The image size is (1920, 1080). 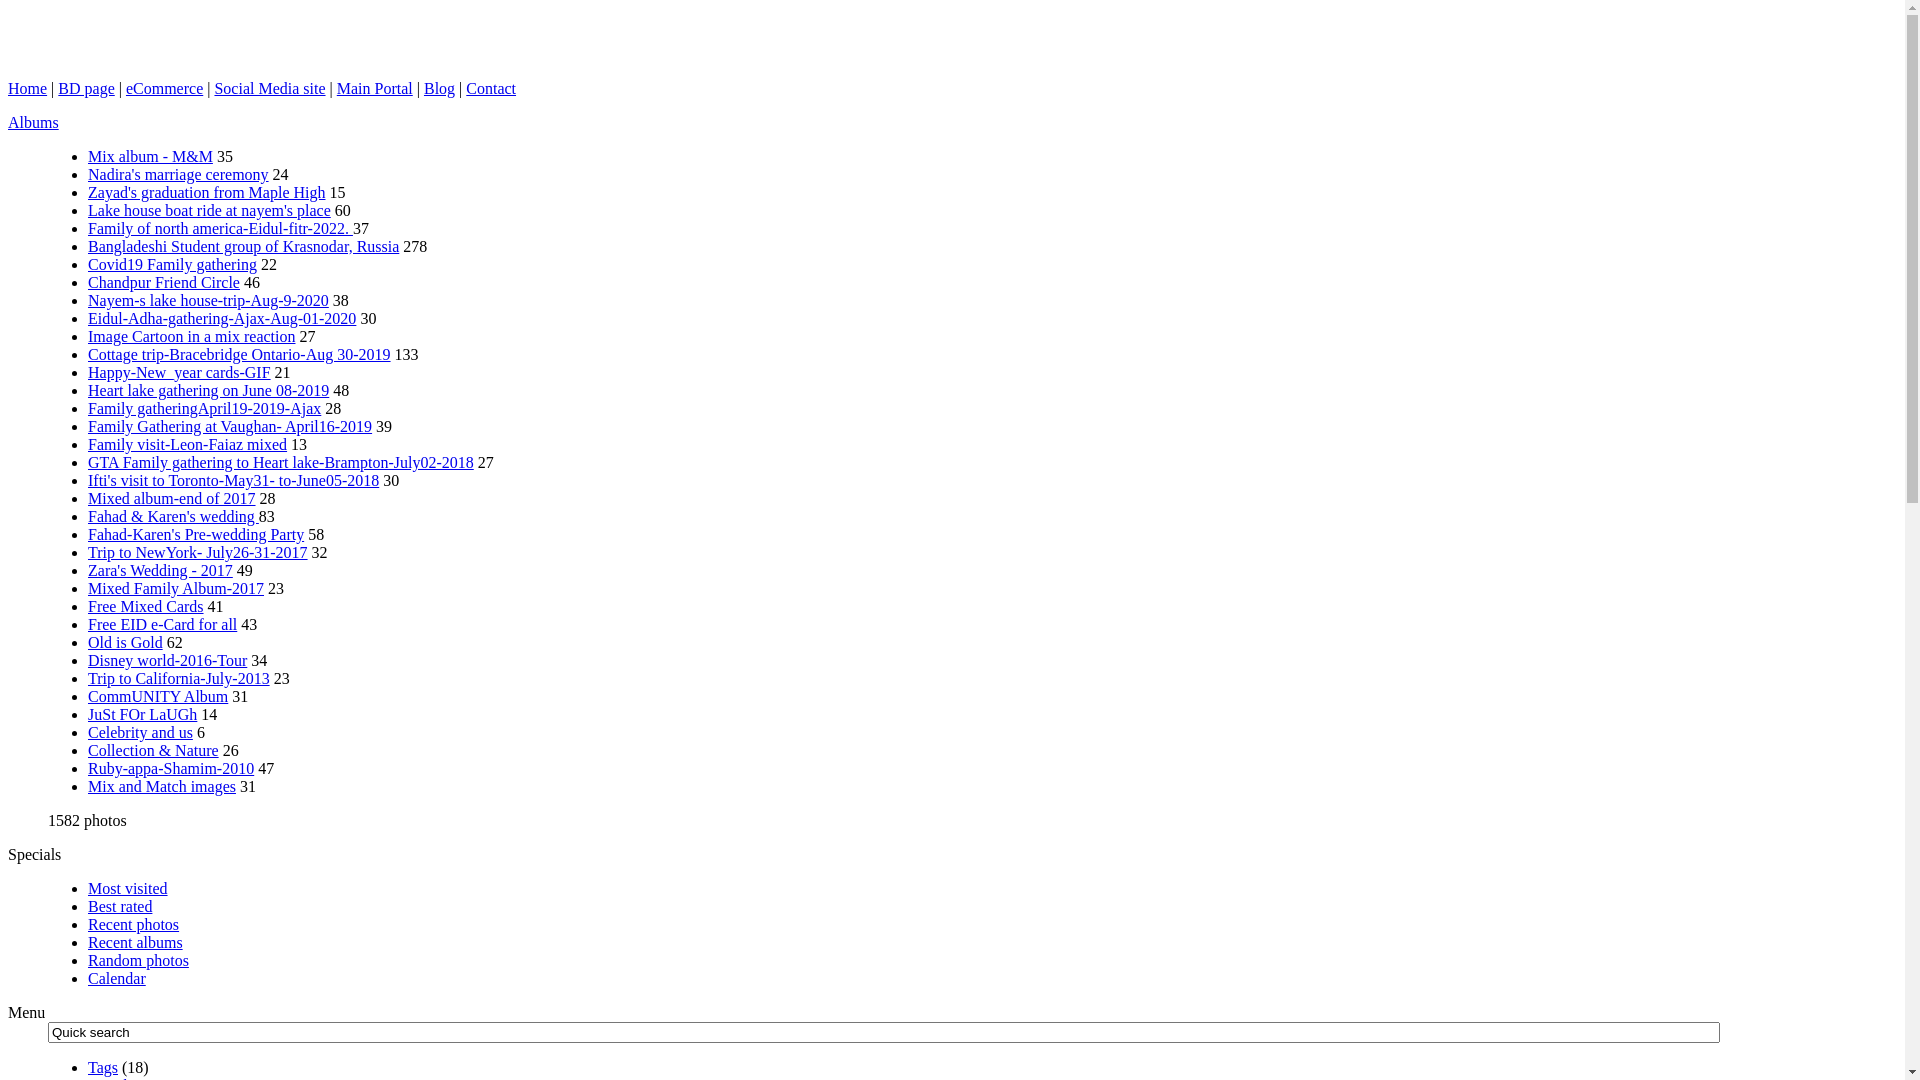 What do you see at coordinates (86, 227) in the screenshot?
I see `'Family of north america-Eidul-fitr-2022.'` at bounding box center [86, 227].